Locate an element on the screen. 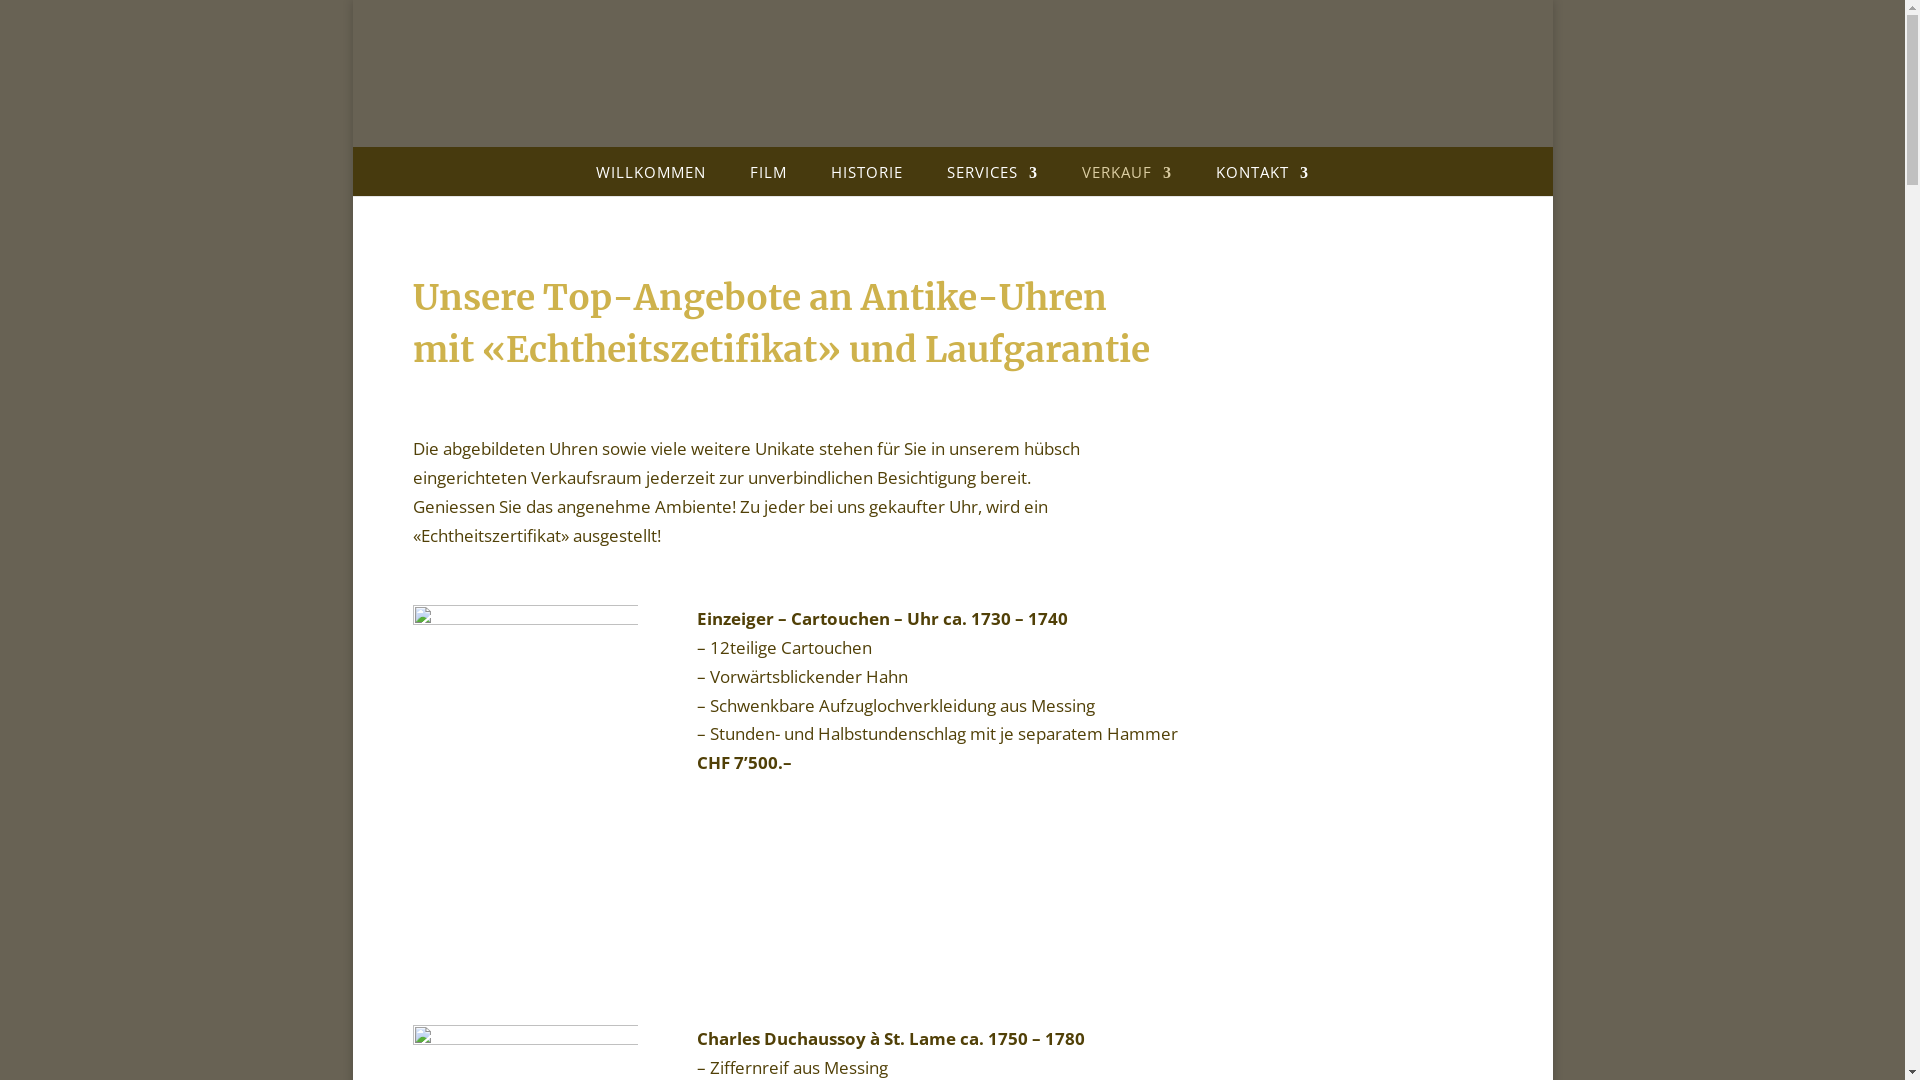  'KONTAKT' is located at coordinates (1261, 177).